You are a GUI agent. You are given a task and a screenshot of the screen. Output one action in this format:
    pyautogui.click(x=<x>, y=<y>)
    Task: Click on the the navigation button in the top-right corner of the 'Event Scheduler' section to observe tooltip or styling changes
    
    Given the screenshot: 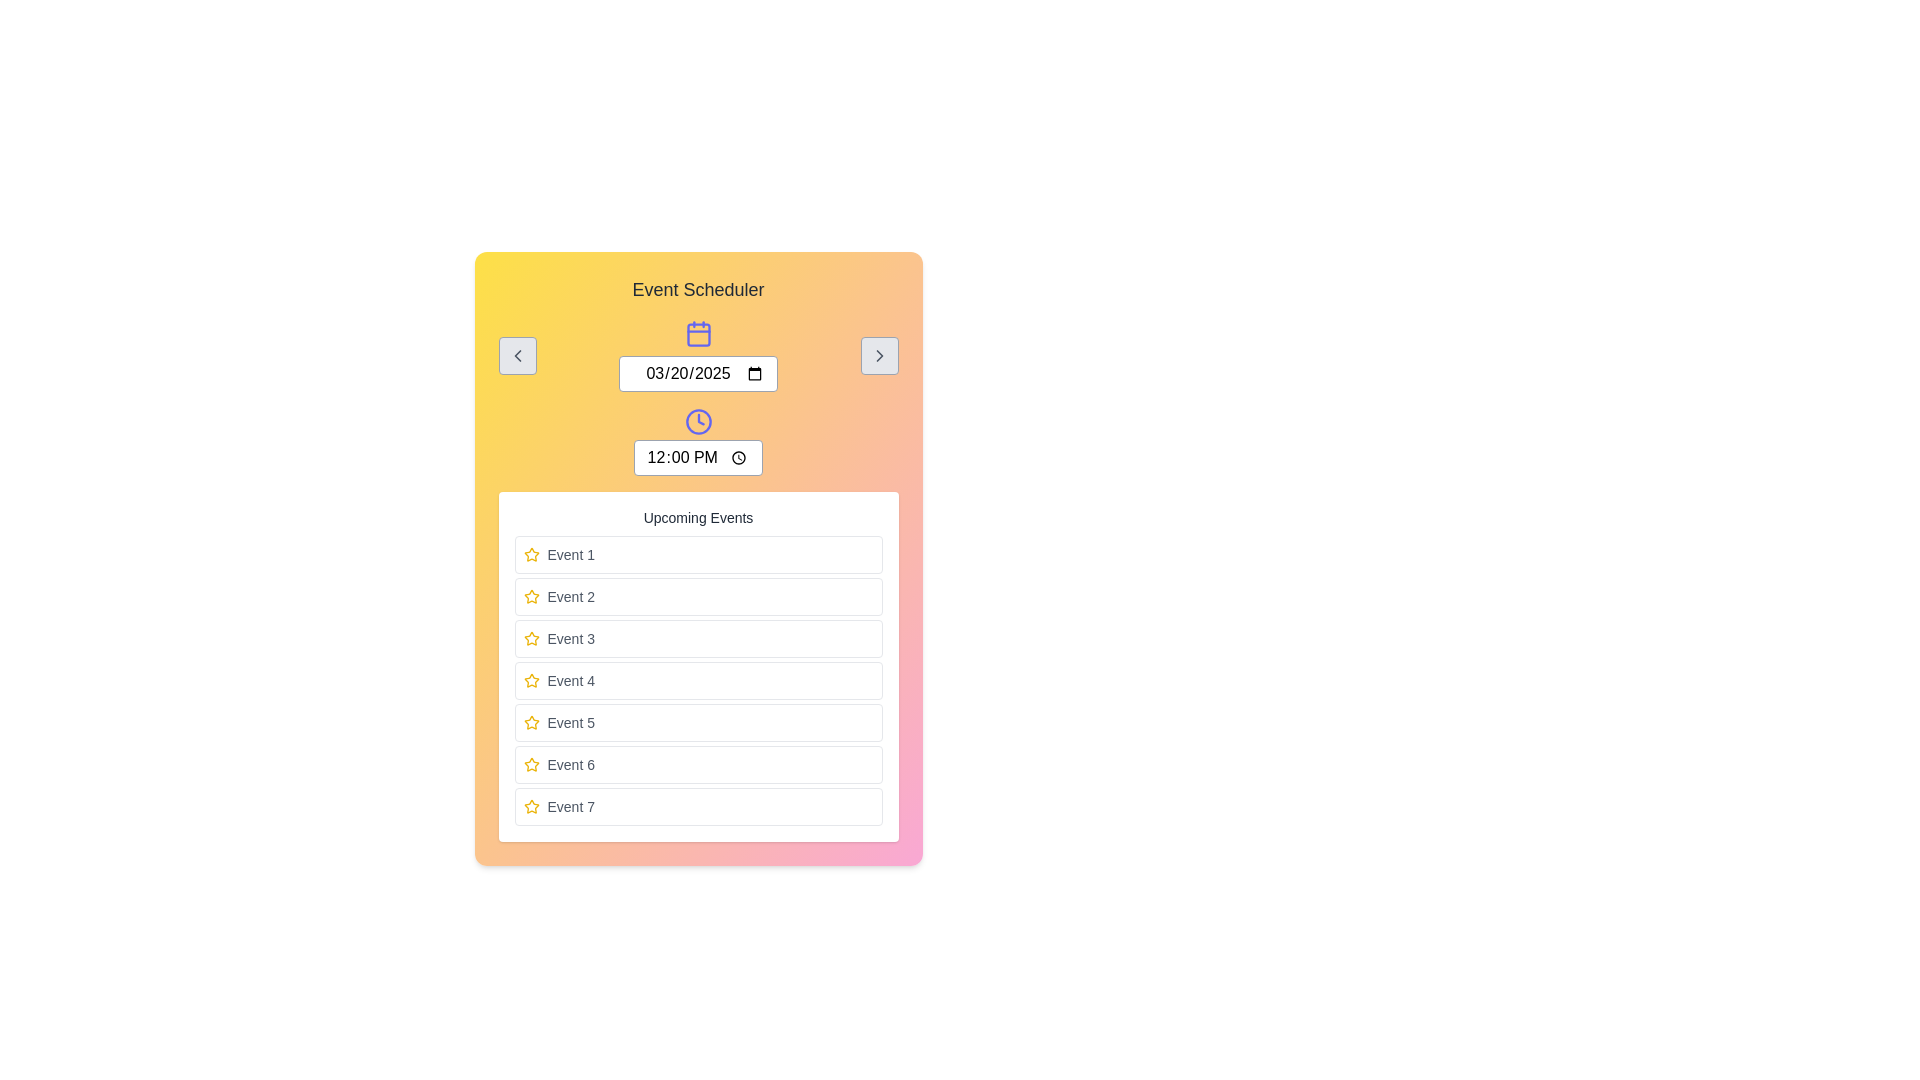 What is the action you would take?
    pyautogui.click(x=879, y=354)
    